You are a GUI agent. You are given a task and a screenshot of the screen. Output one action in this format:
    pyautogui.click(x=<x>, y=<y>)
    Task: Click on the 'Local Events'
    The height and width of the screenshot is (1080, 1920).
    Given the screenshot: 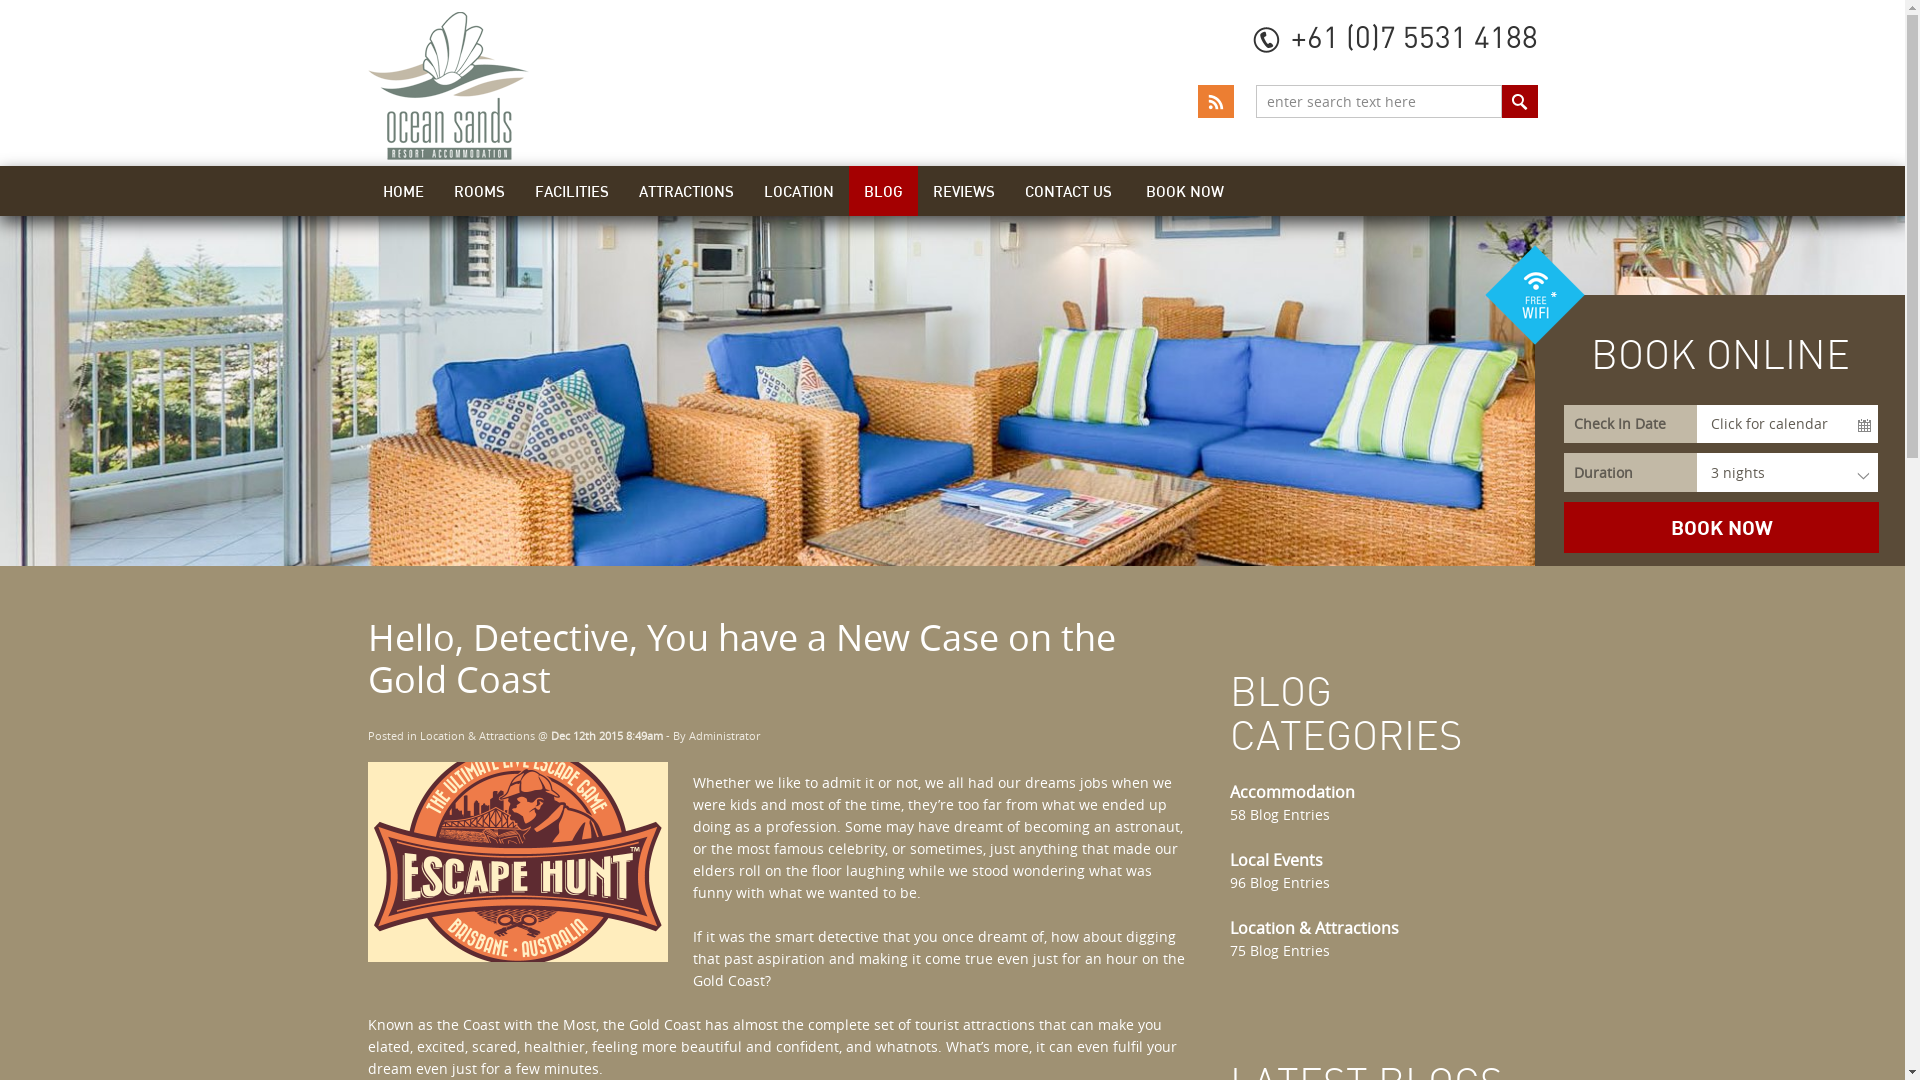 What is the action you would take?
    pyautogui.click(x=1275, y=859)
    